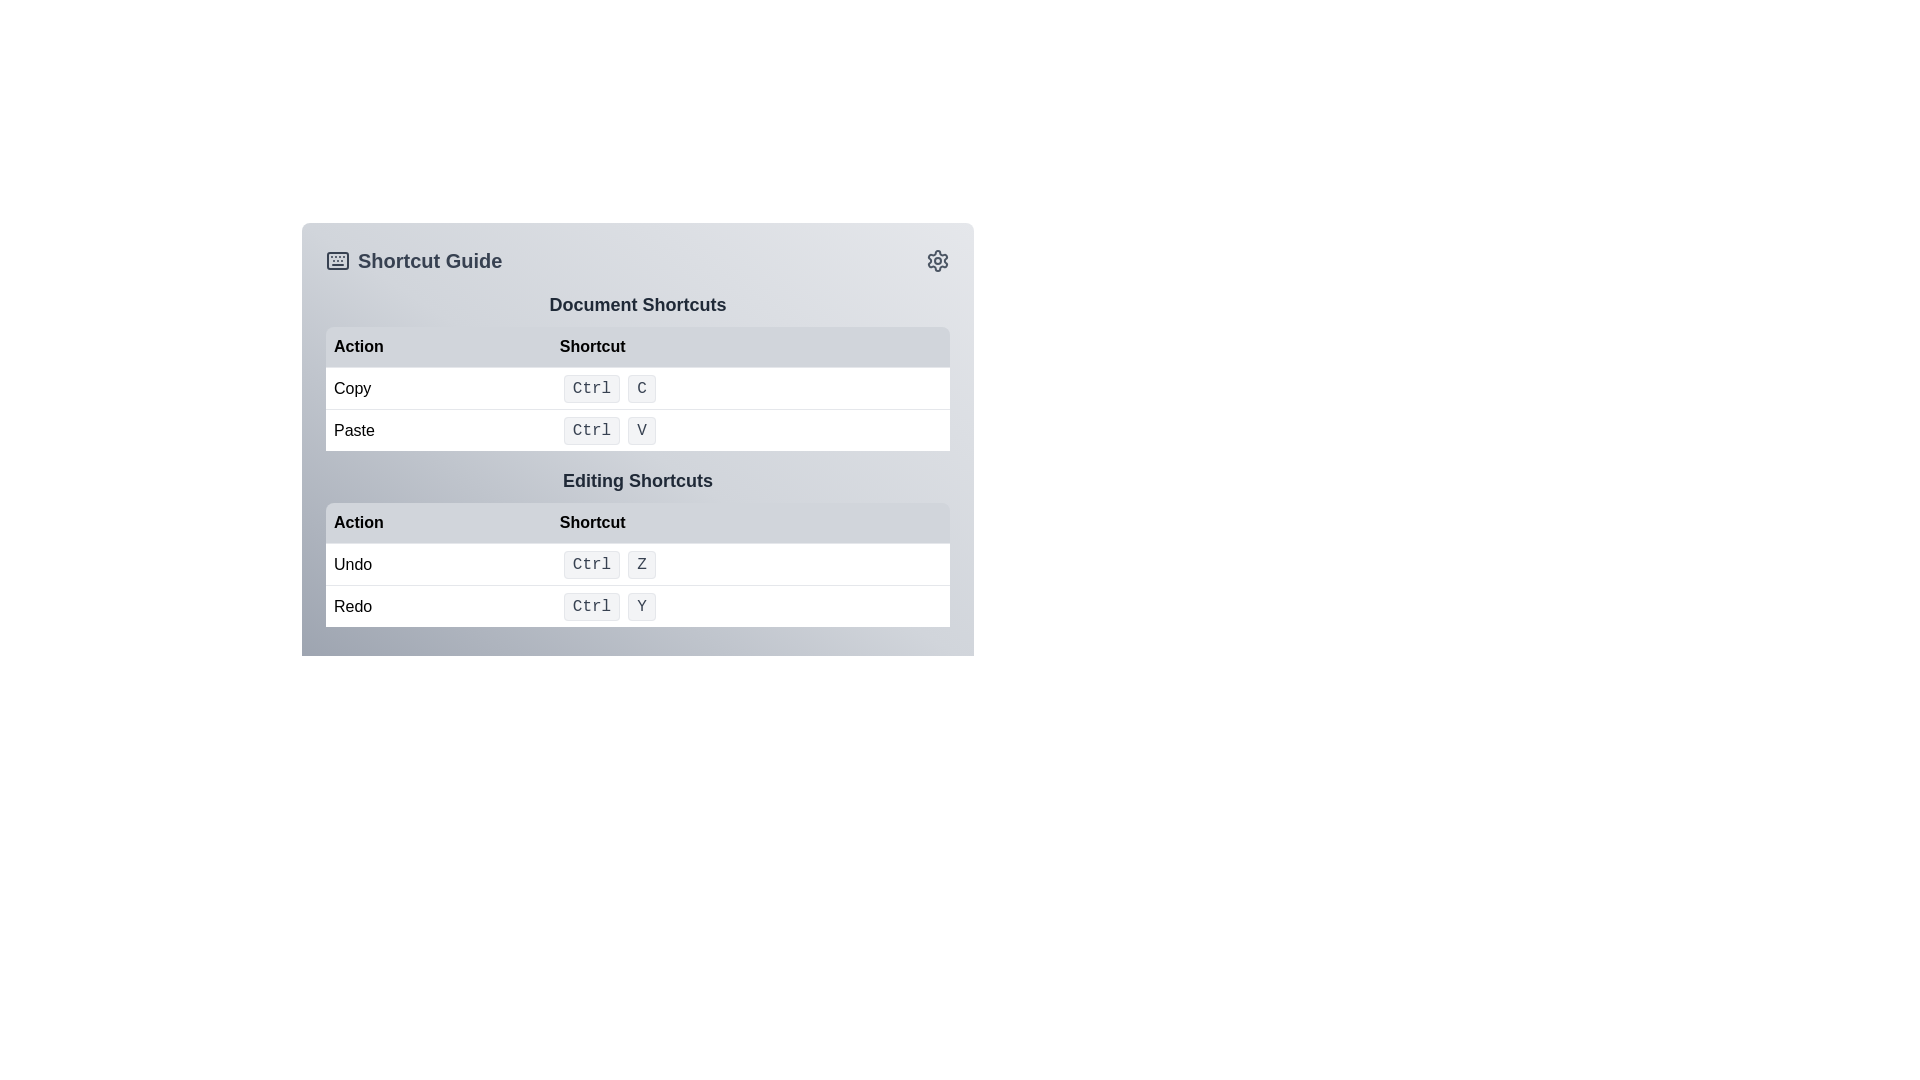  What do you see at coordinates (337, 260) in the screenshot?
I see `the keyboard icon graphical component within the SVG, which visually represents a key` at bounding box center [337, 260].